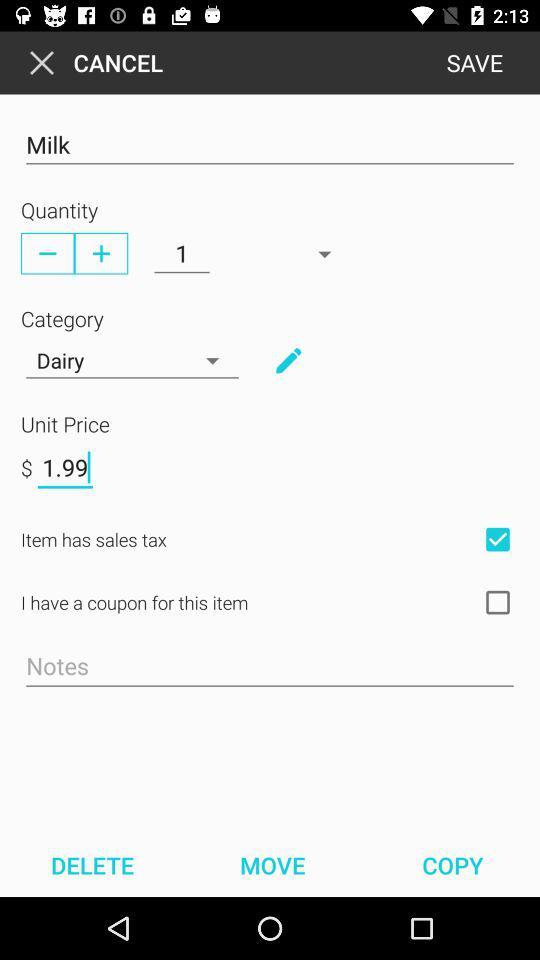 The width and height of the screenshot is (540, 960). I want to click on write notes, so click(270, 667).